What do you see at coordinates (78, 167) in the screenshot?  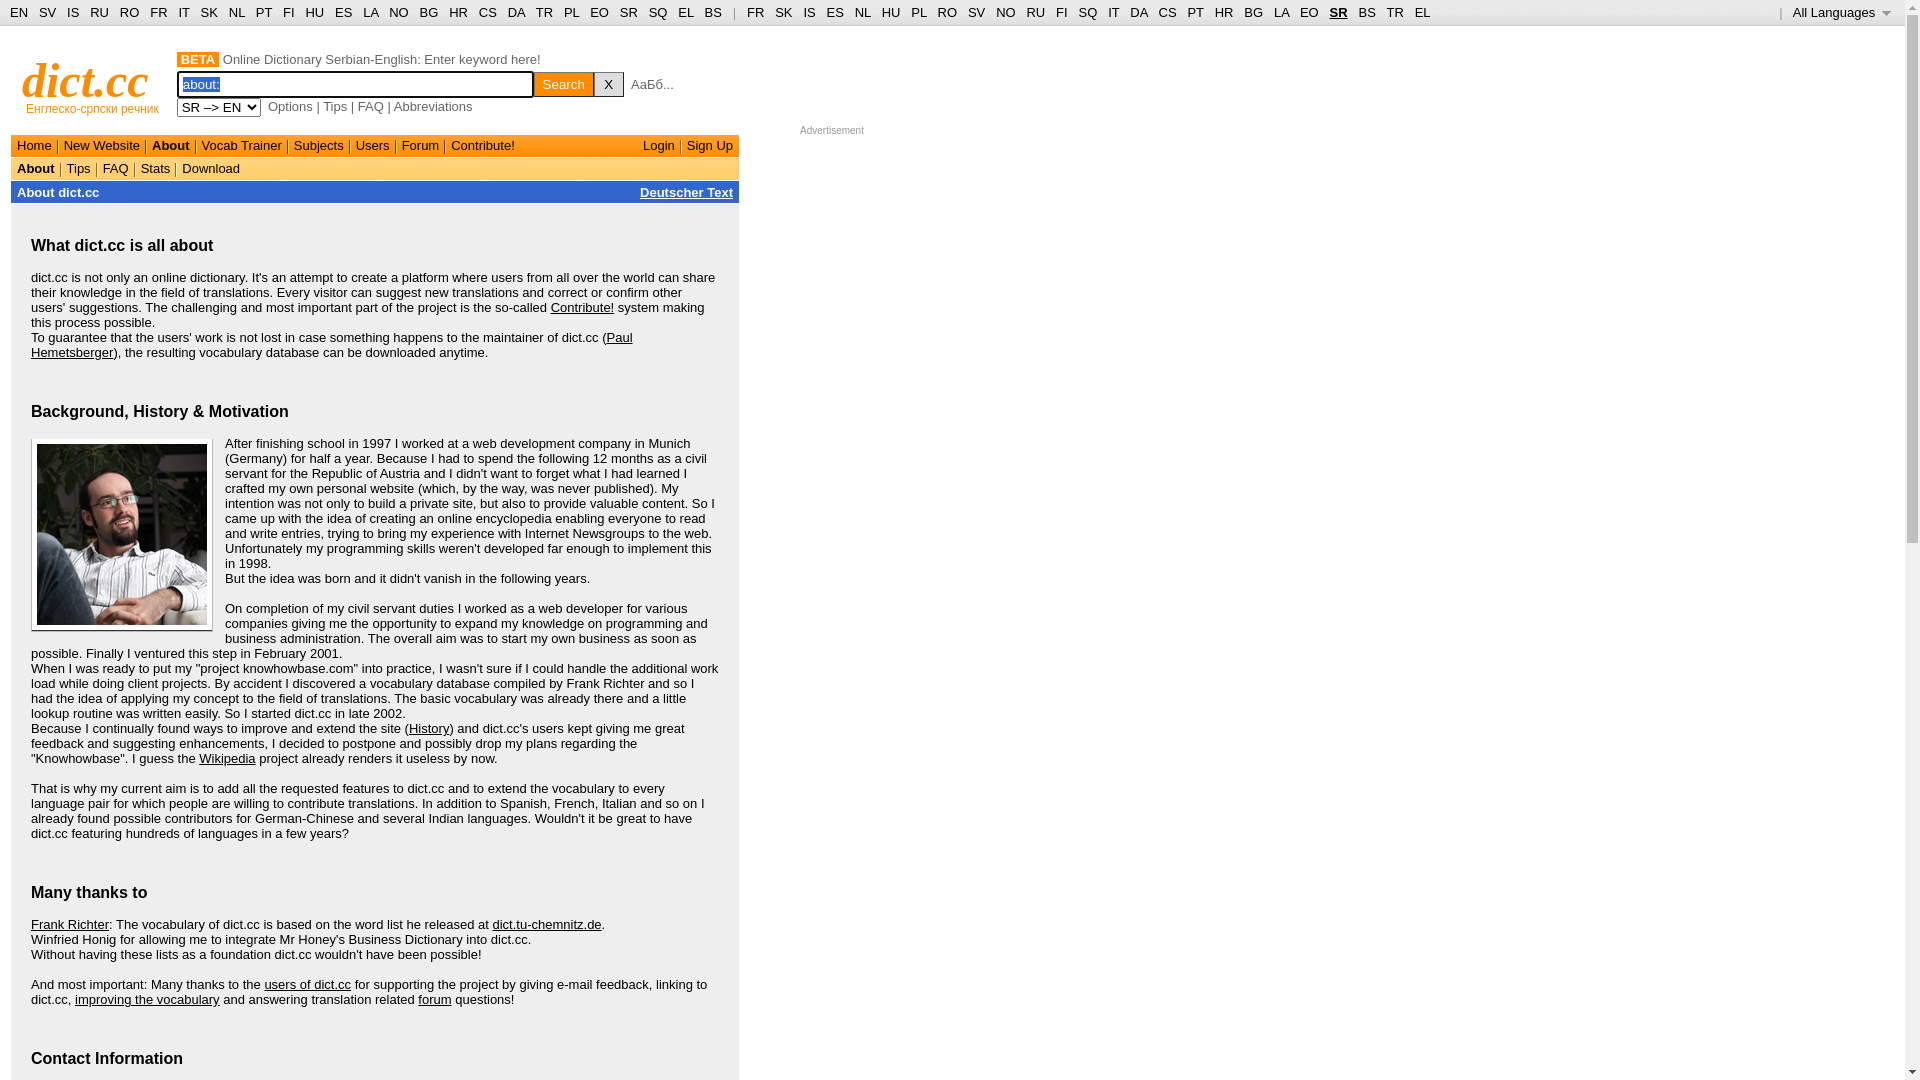 I see `'Tips'` at bounding box center [78, 167].